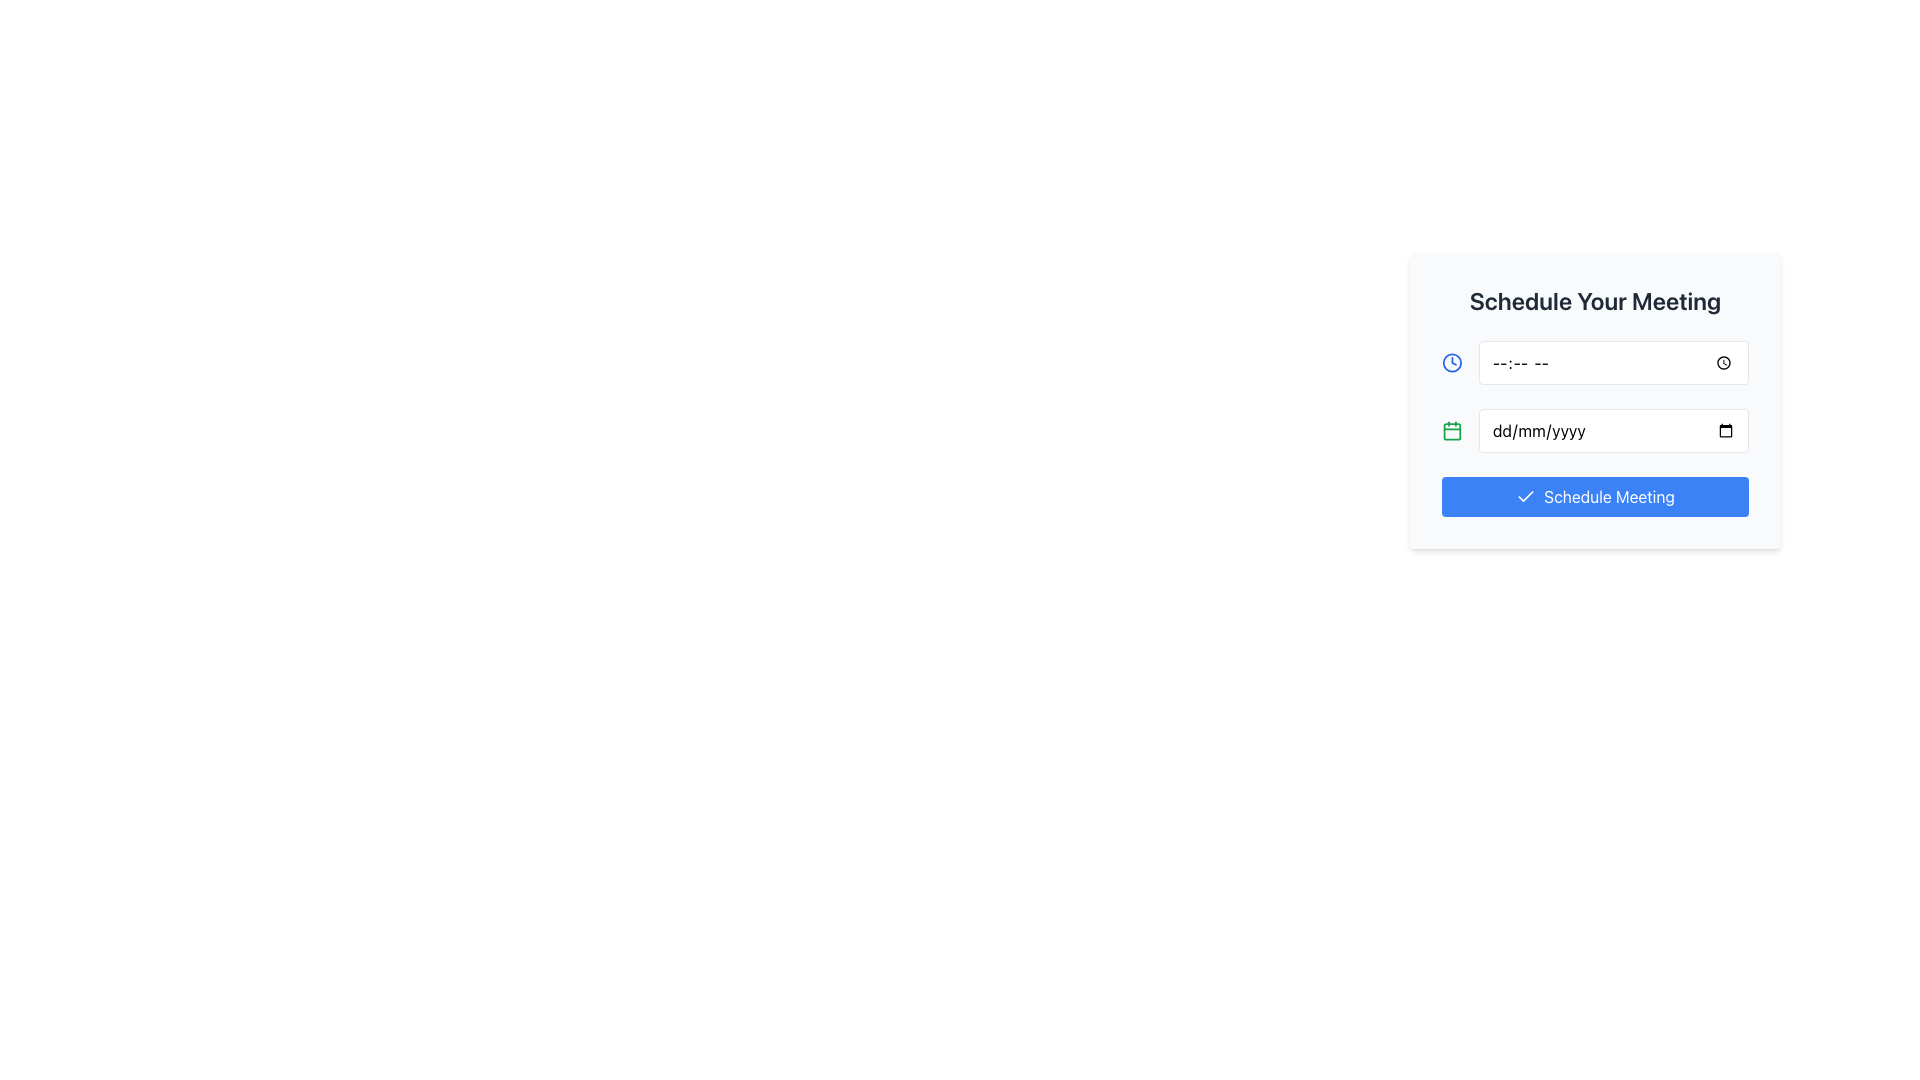 The height and width of the screenshot is (1080, 1920). I want to click on the circular graphical shape that is part of the clock icon, positioned to the right of the time selection input field, so click(1452, 362).